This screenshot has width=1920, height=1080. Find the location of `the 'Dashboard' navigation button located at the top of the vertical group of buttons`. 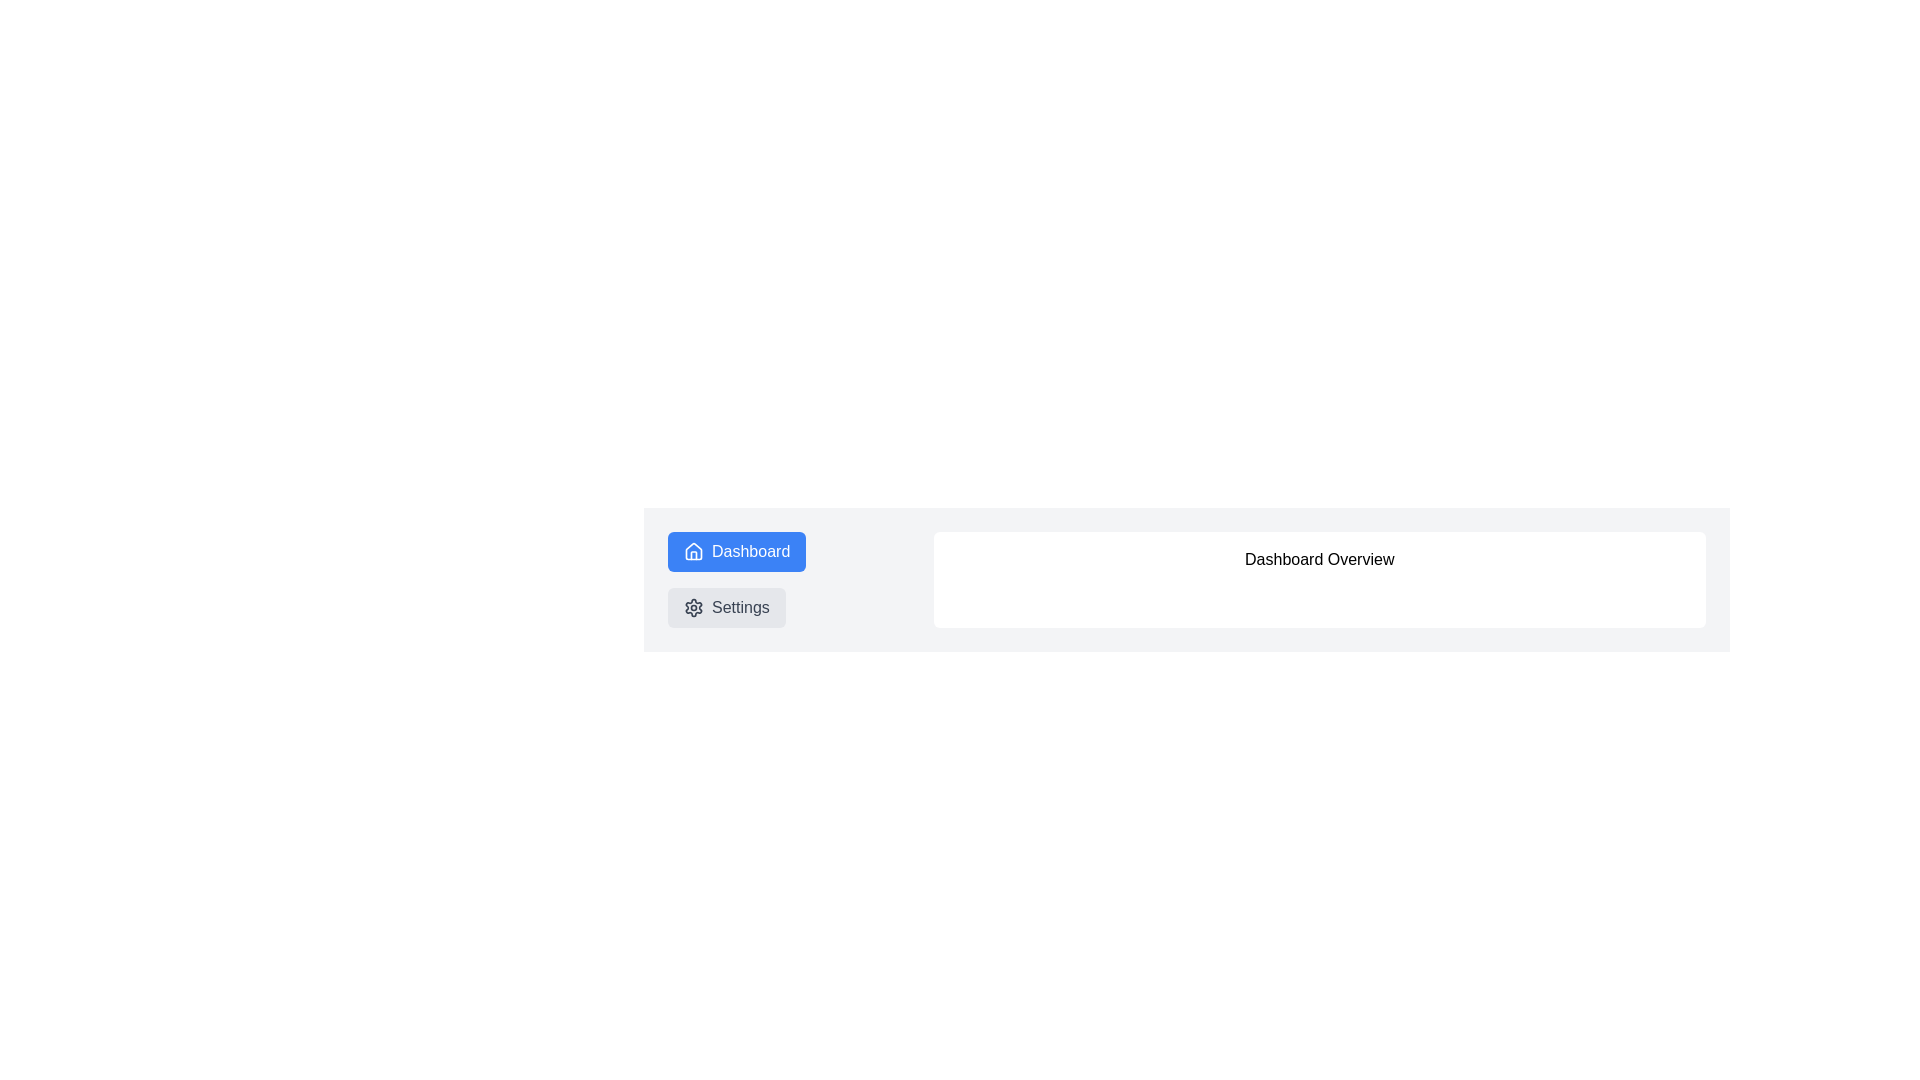

the 'Dashboard' navigation button located at the top of the vertical group of buttons is located at coordinates (736, 551).